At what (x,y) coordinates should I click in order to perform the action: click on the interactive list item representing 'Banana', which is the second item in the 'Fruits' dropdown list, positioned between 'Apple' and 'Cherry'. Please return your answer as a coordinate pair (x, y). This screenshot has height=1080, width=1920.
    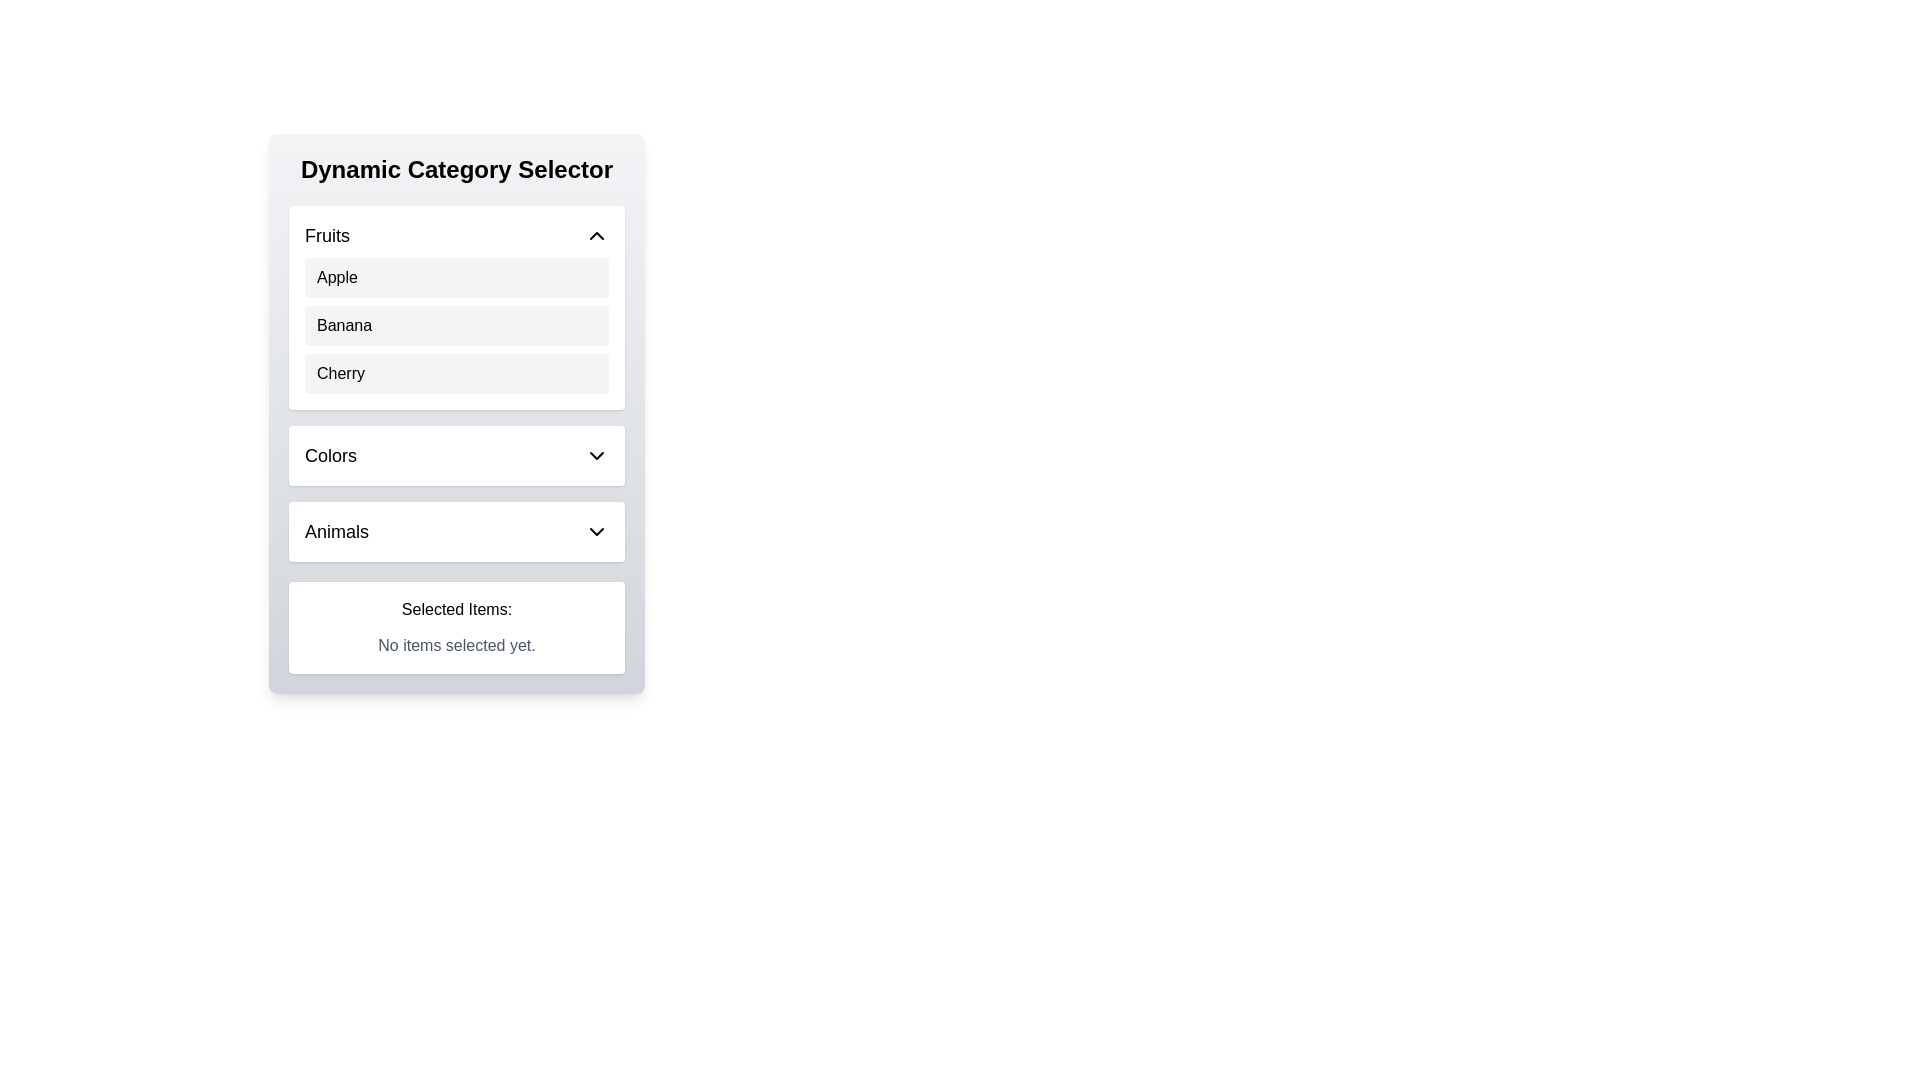
    Looking at the image, I should click on (455, 325).